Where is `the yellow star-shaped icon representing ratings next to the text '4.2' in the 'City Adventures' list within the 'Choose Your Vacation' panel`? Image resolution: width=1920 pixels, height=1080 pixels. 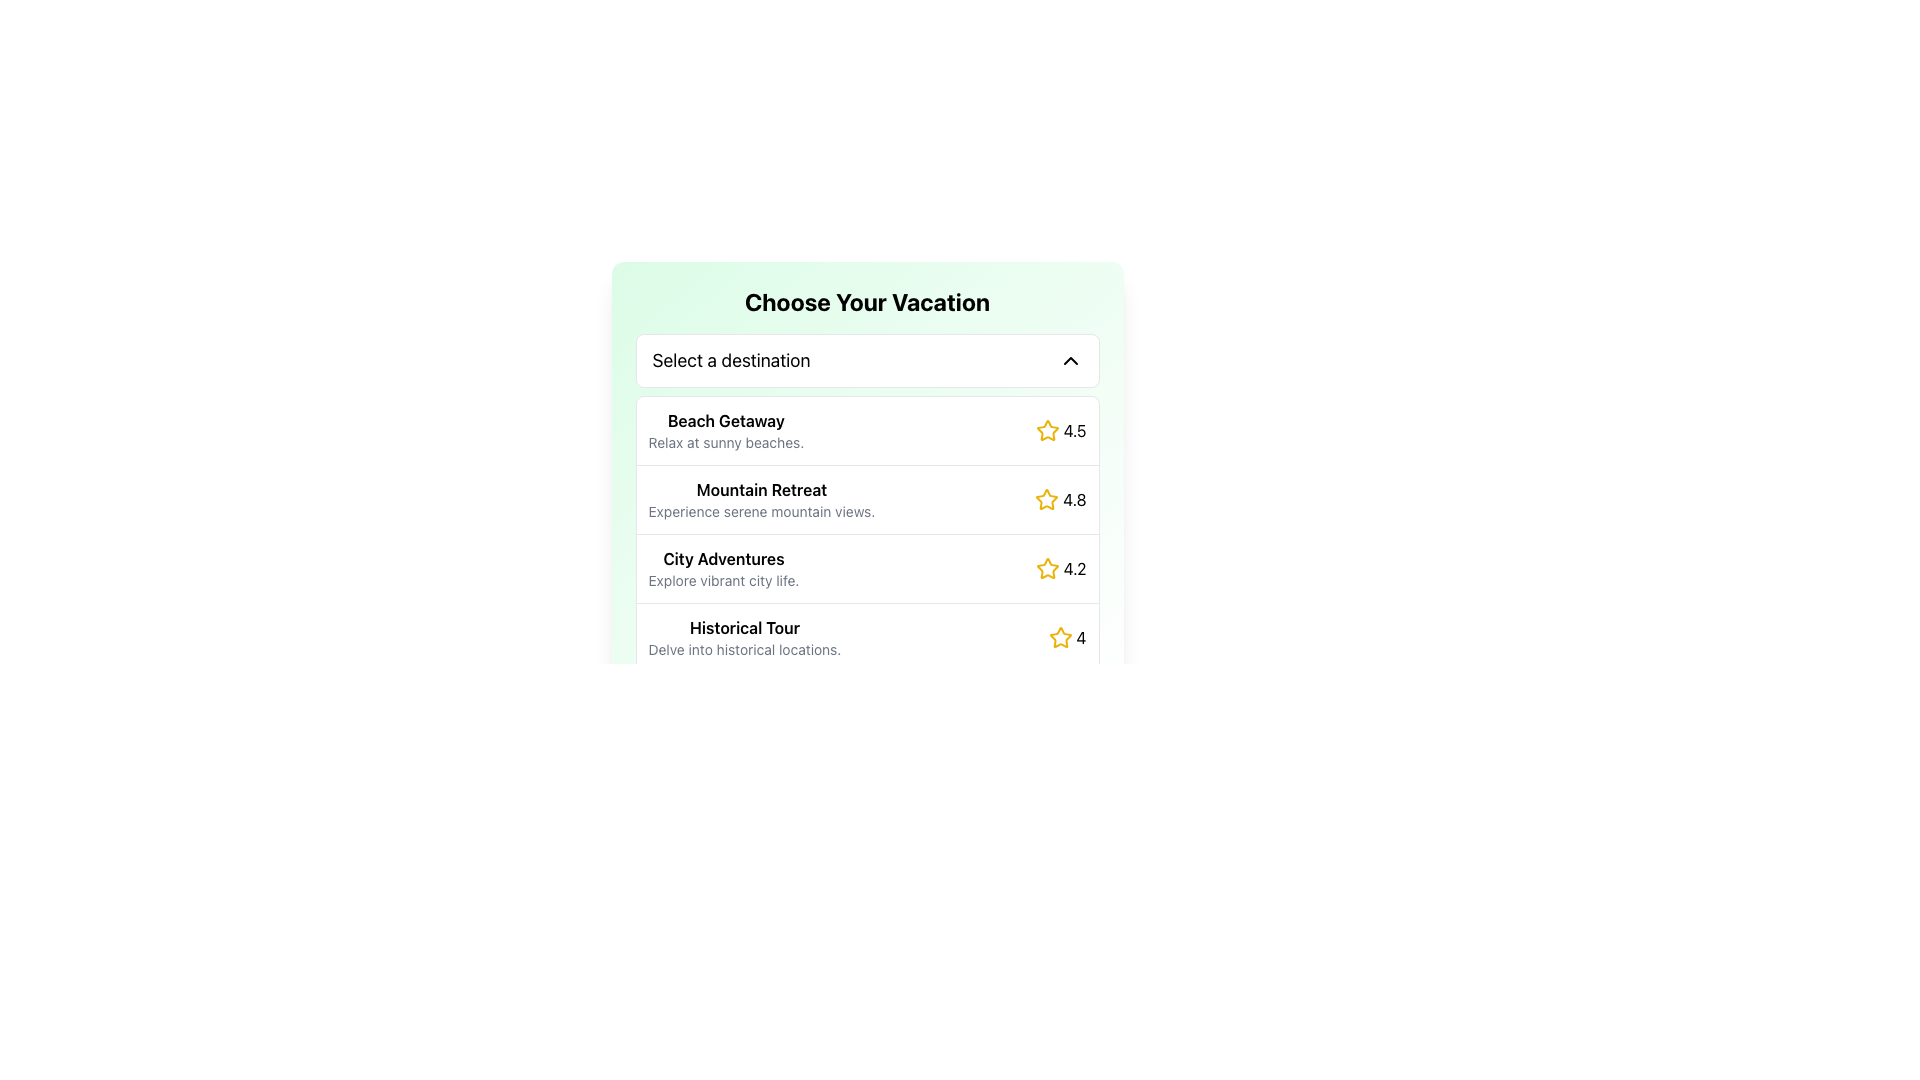 the yellow star-shaped icon representing ratings next to the text '4.2' in the 'City Adventures' list within the 'Choose Your Vacation' panel is located at coordinates (1046, 569).